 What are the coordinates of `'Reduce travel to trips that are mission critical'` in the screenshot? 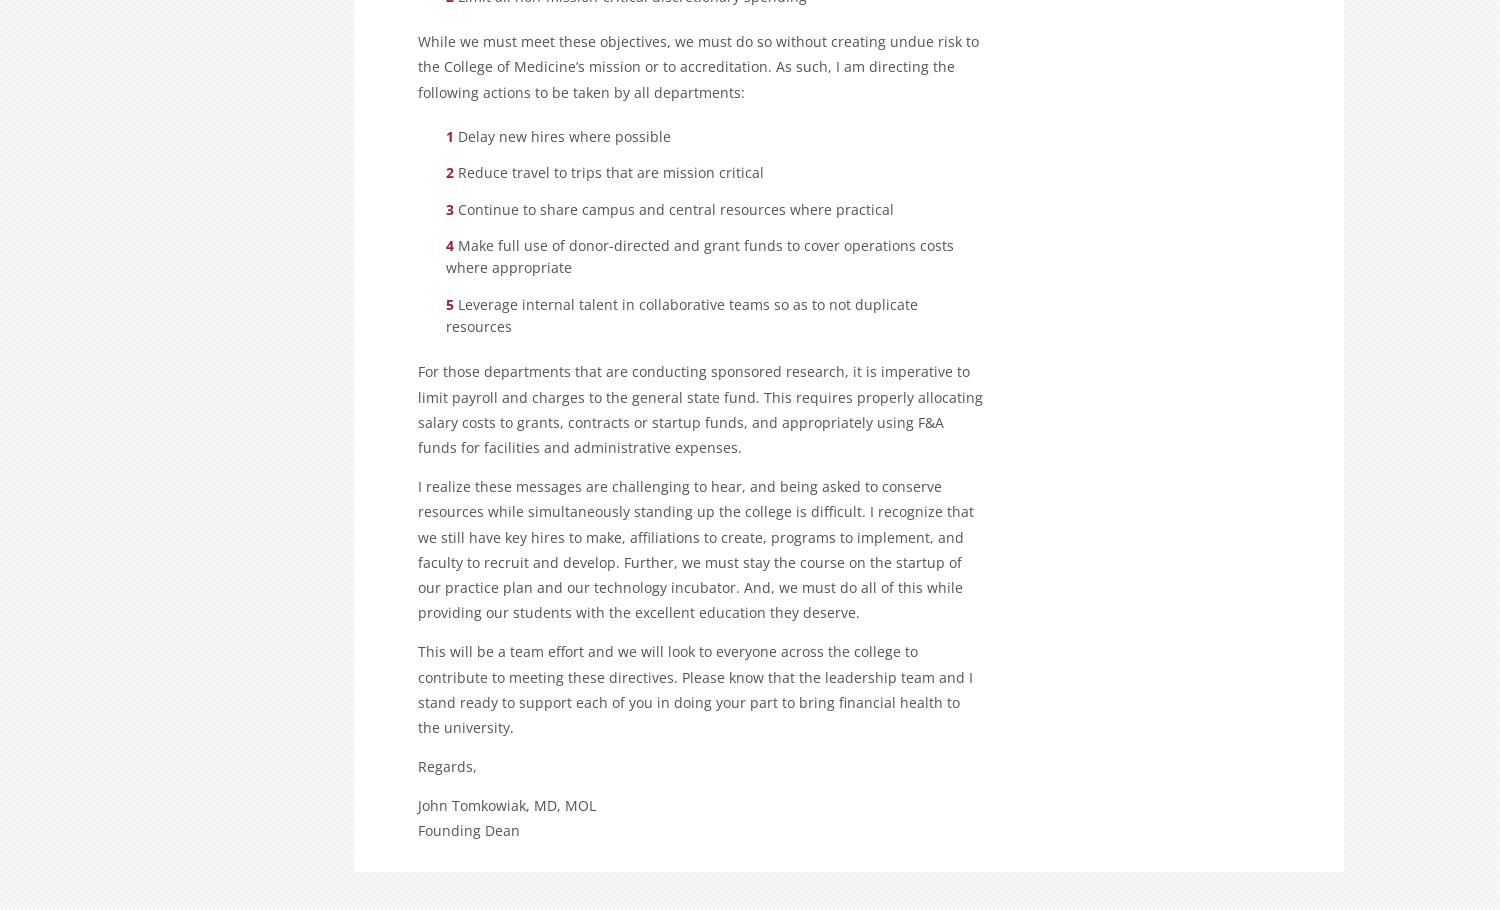 It's located at (609, 172).